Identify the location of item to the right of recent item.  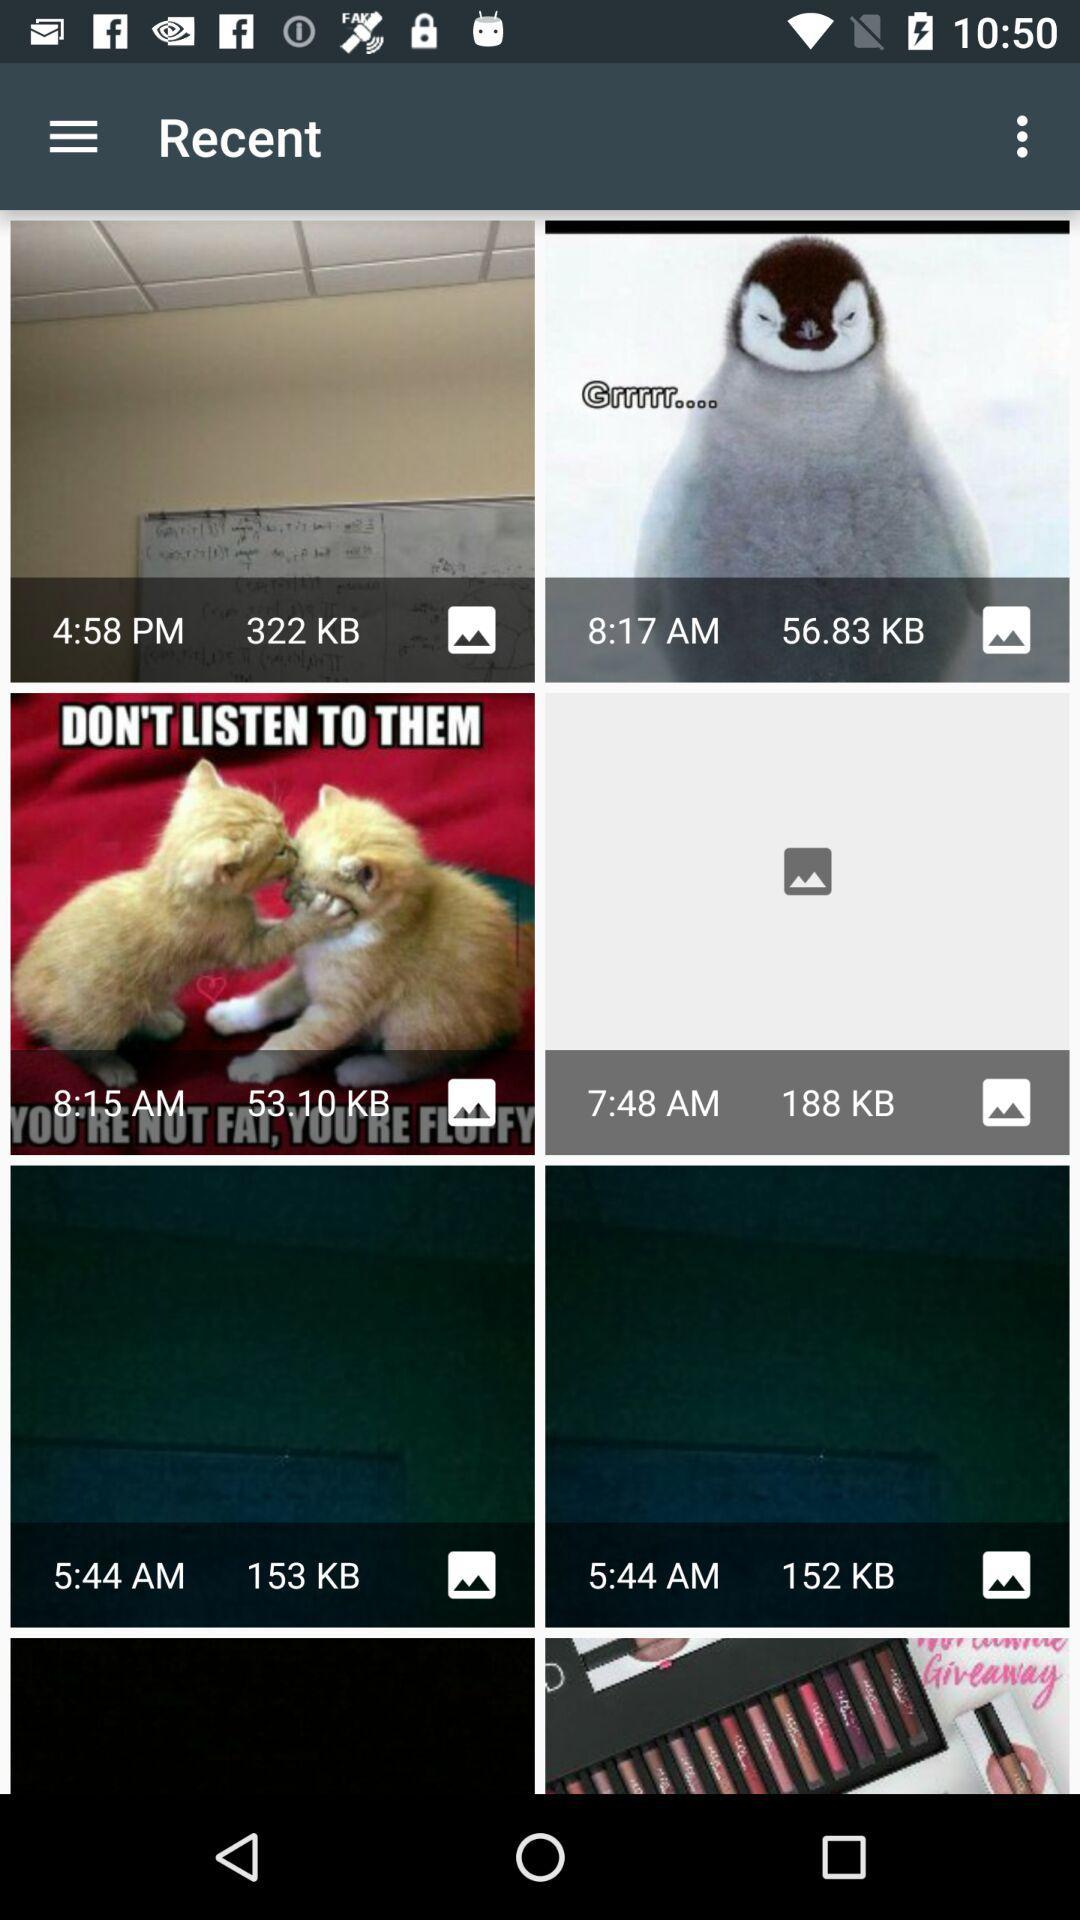
(1027, 135).